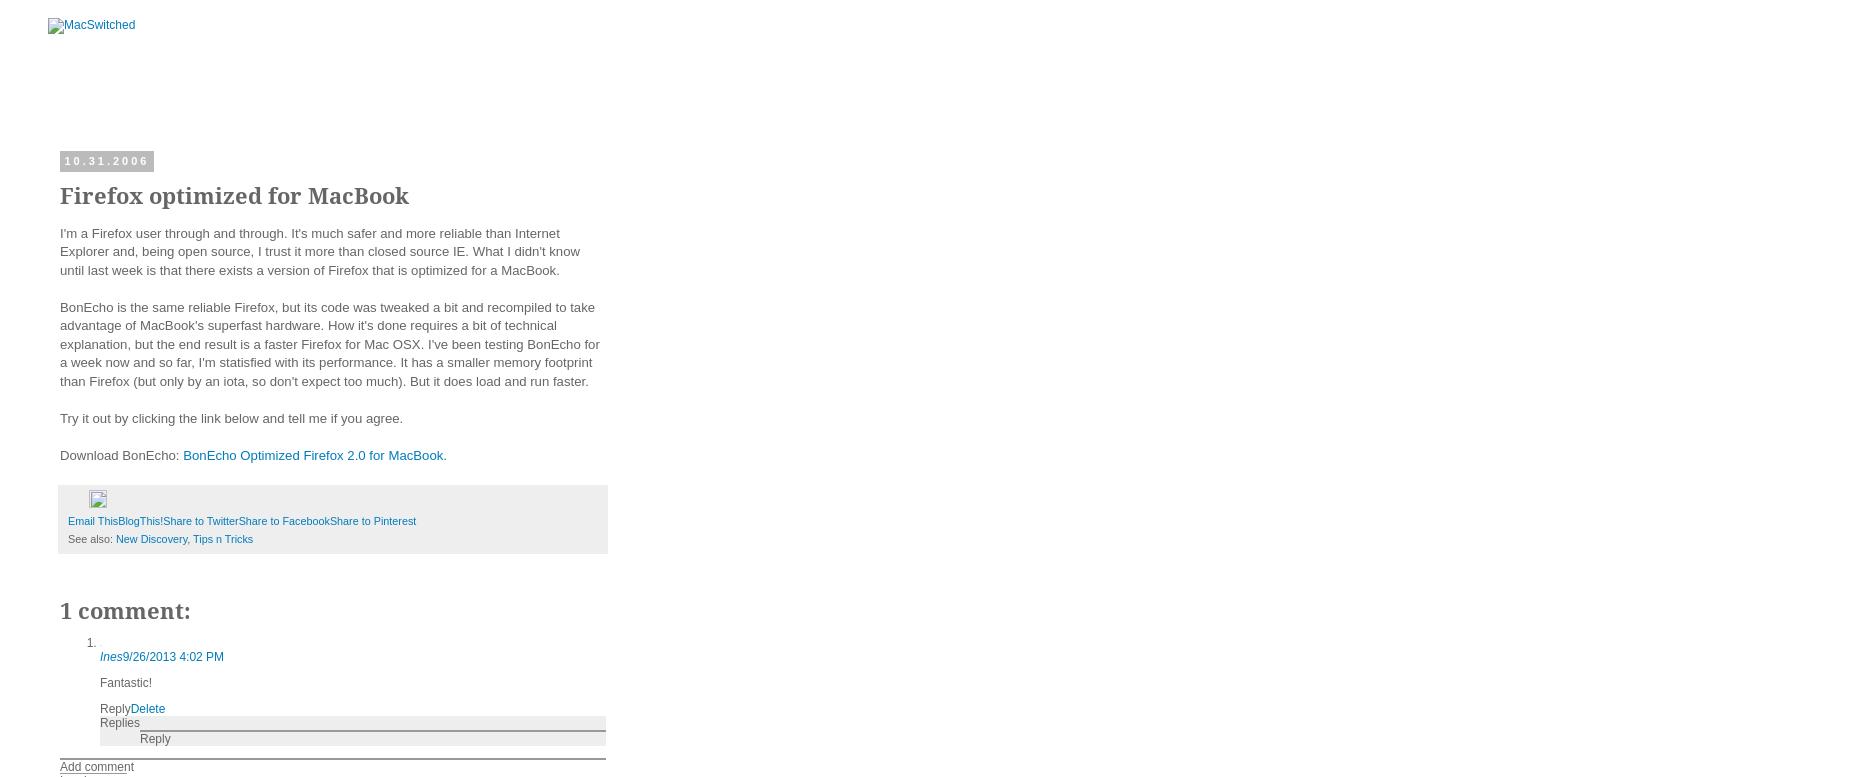  I want to click on 'See also:', so click(90, 536).